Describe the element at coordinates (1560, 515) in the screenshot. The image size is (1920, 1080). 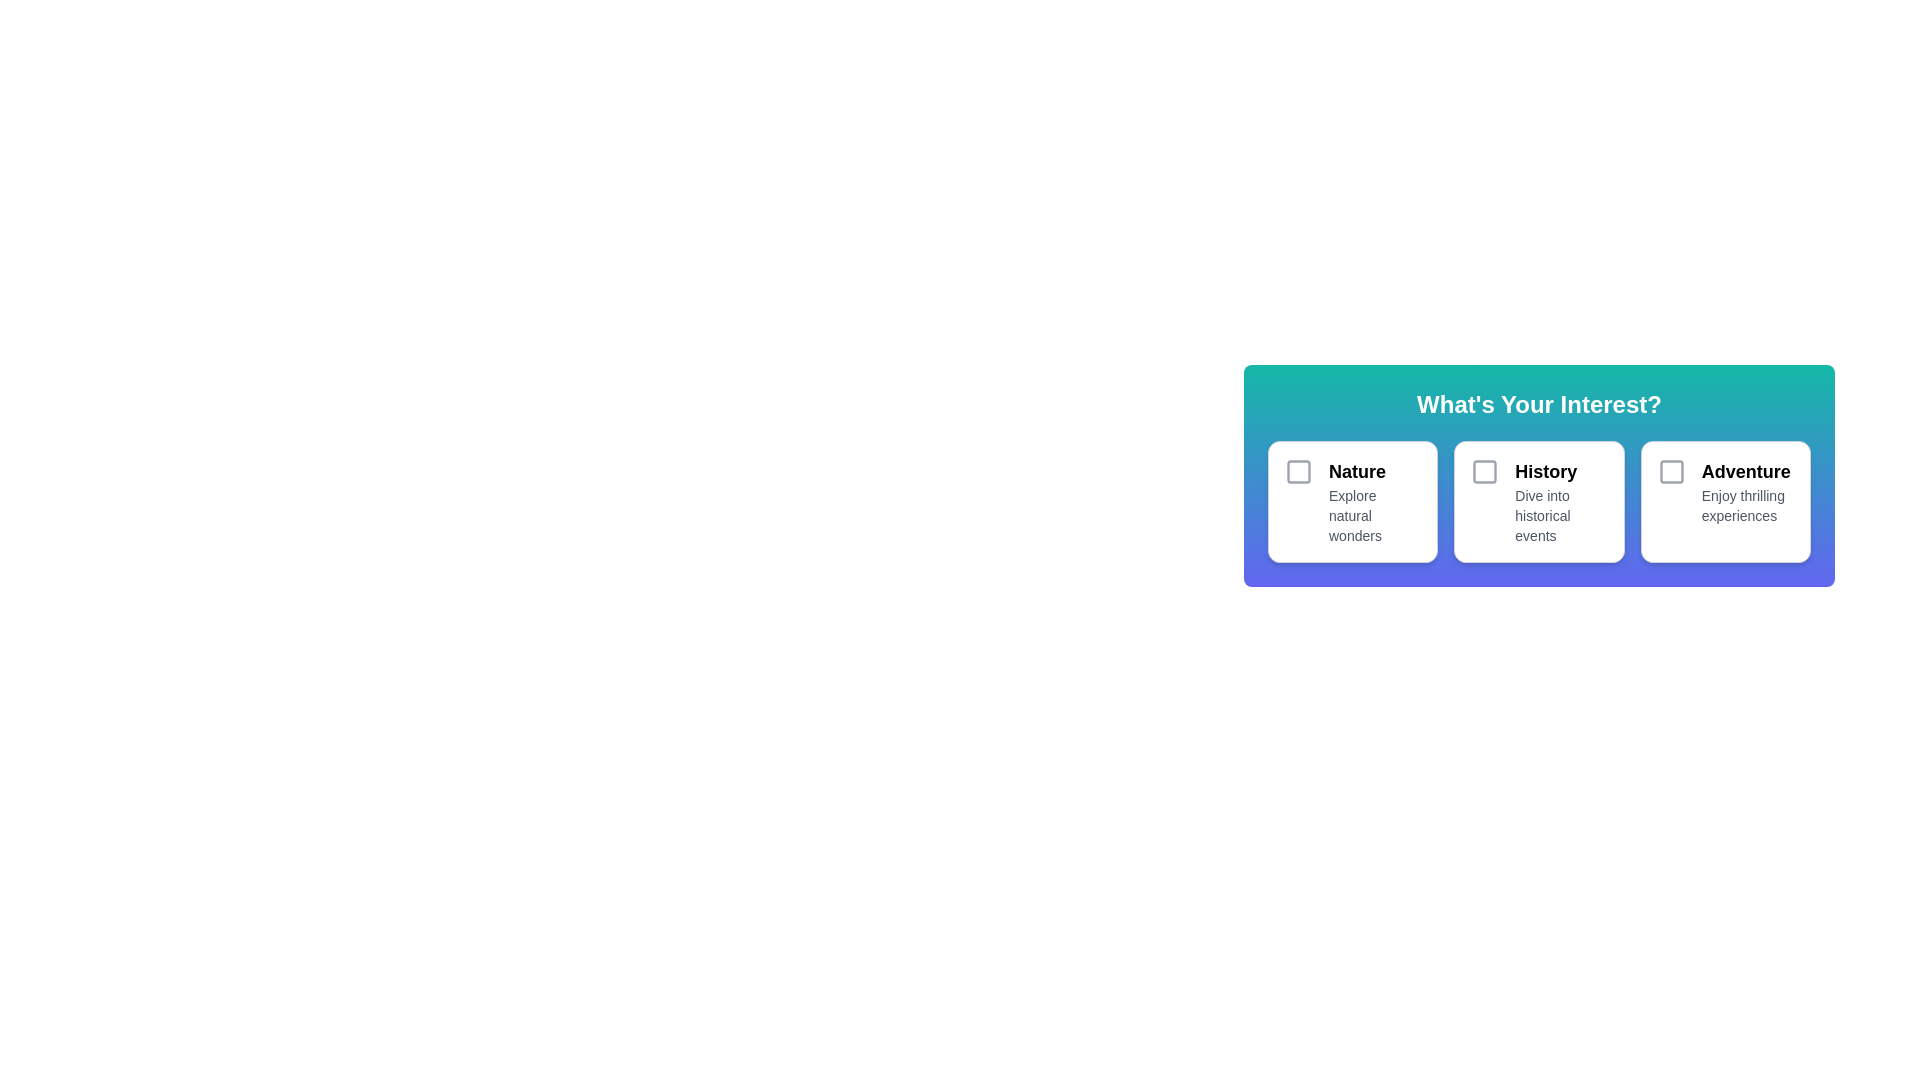
I see `the text label displaying 'Dive into historical events' which is styled in gray color and located below the 'History' title in the 'What's Your Interest?' interface` at that location.